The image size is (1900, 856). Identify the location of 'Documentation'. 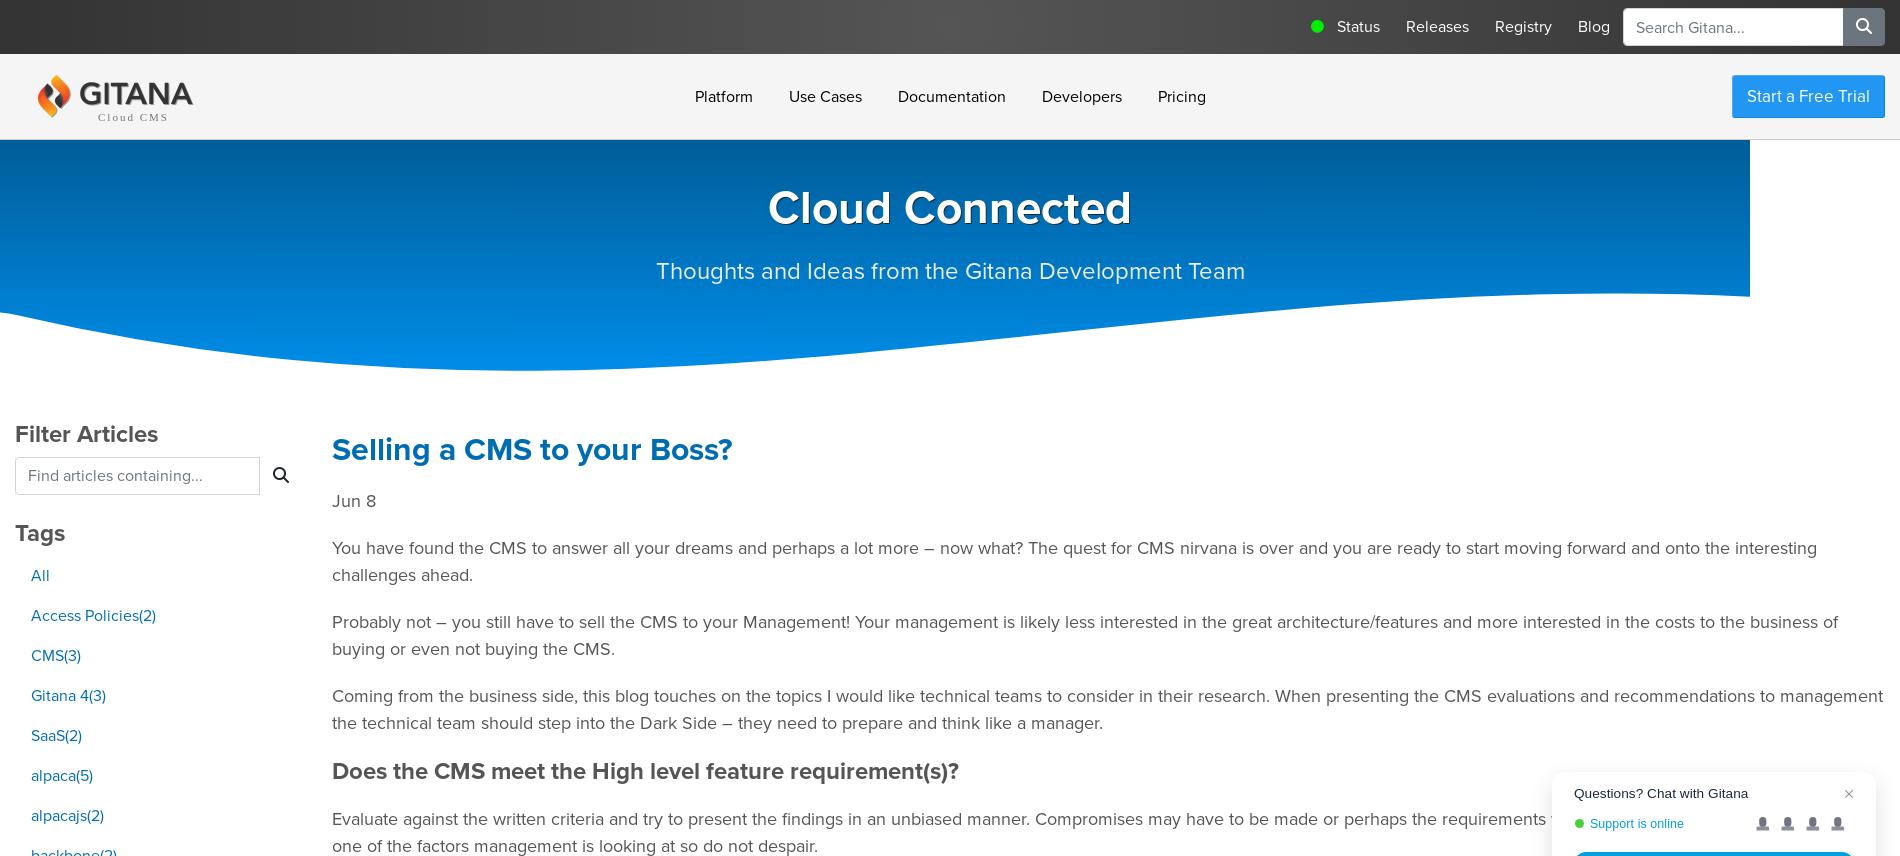
(950, 95).